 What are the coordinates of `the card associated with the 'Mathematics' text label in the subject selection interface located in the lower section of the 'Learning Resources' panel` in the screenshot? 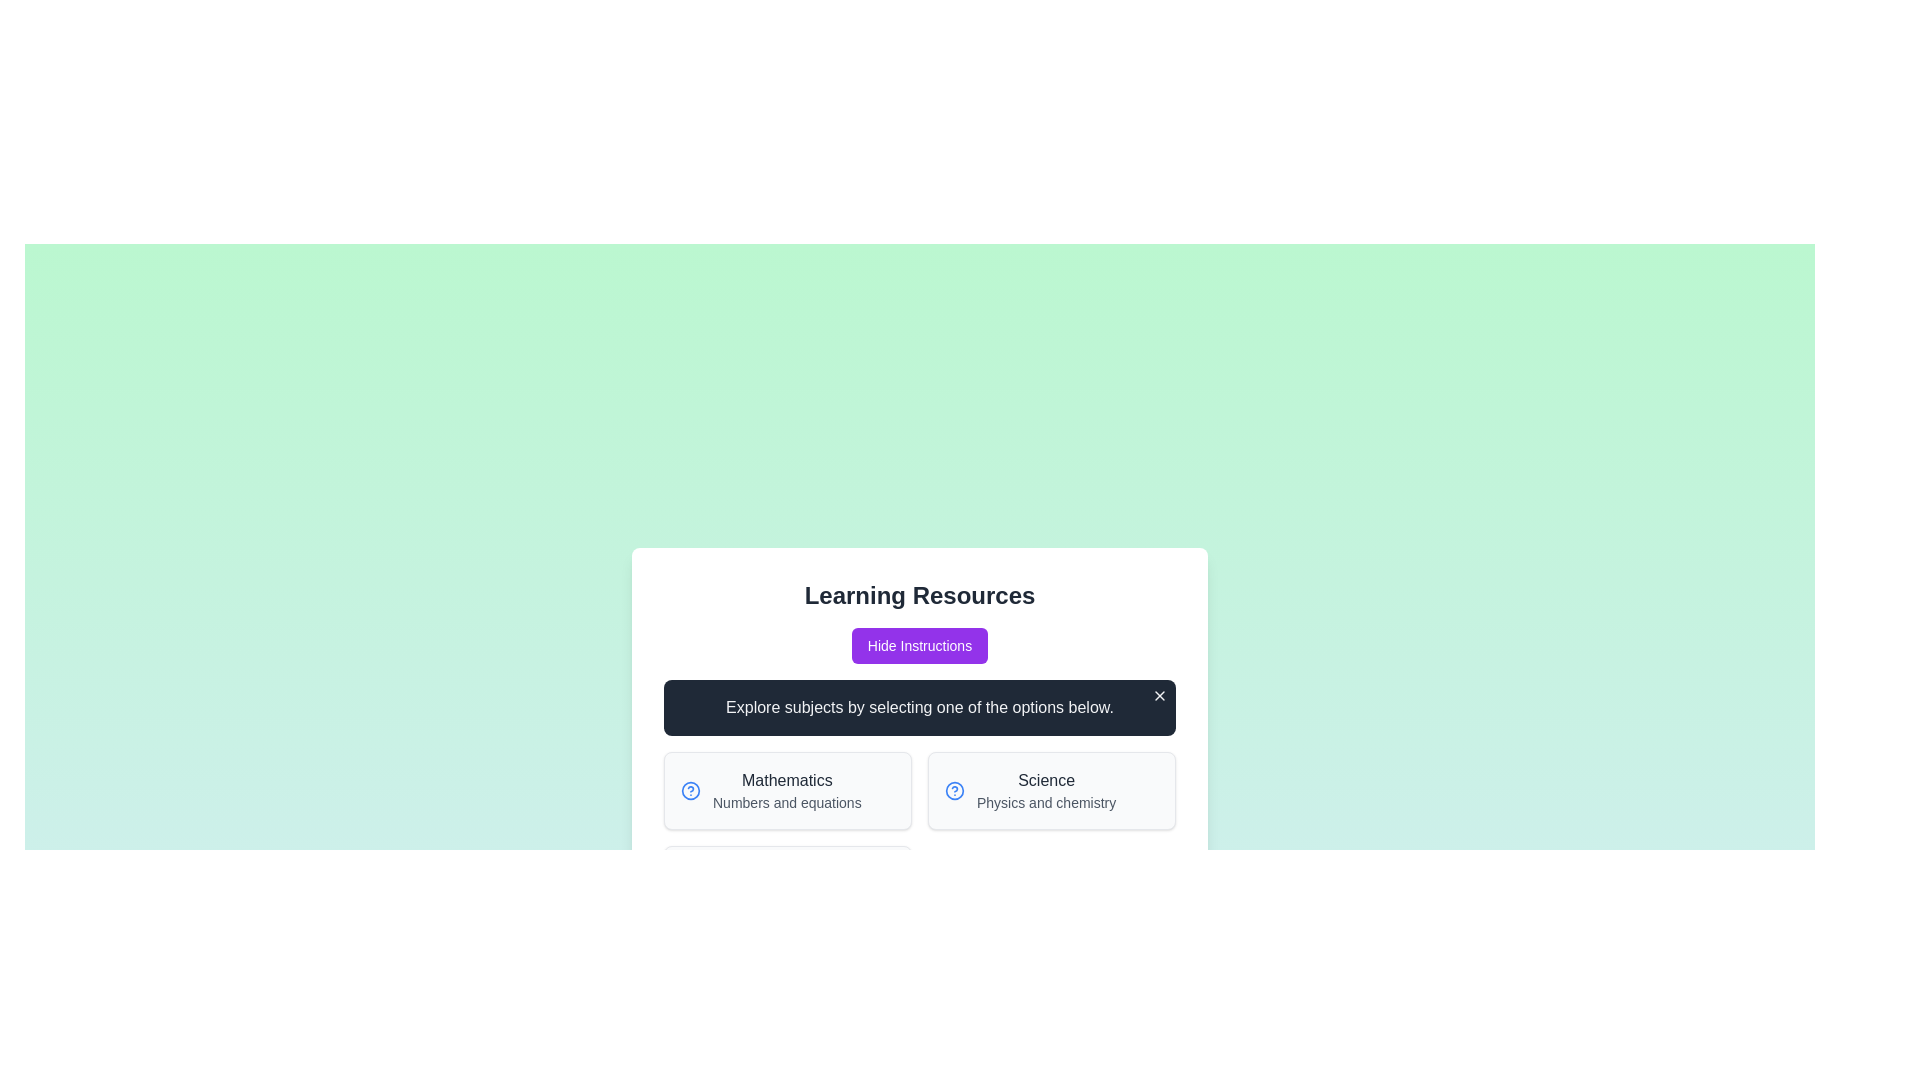 It's located at (786, 779).